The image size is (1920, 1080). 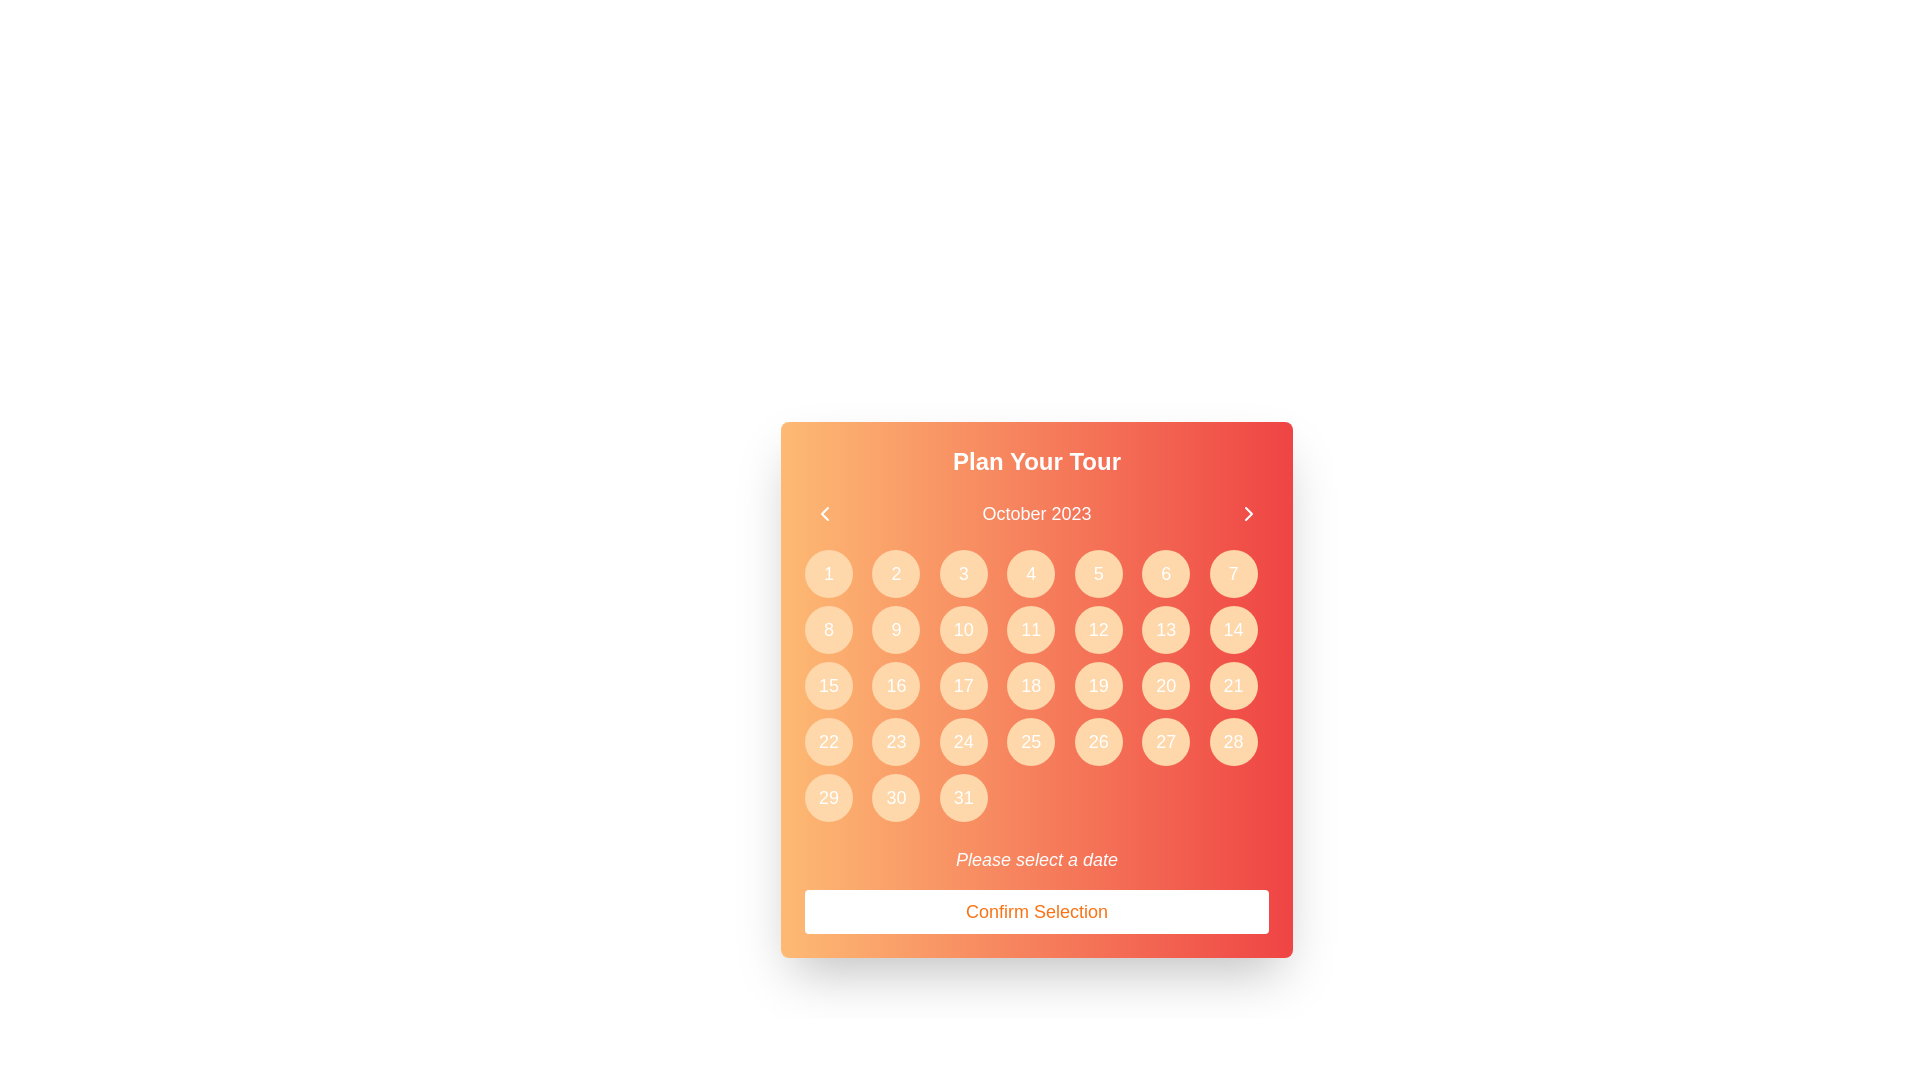 I want to click on the selectable day button in the calendar interface, which is the 25th item located in the fourth column and fourth row of the grid, so click(x=1031, y=741).